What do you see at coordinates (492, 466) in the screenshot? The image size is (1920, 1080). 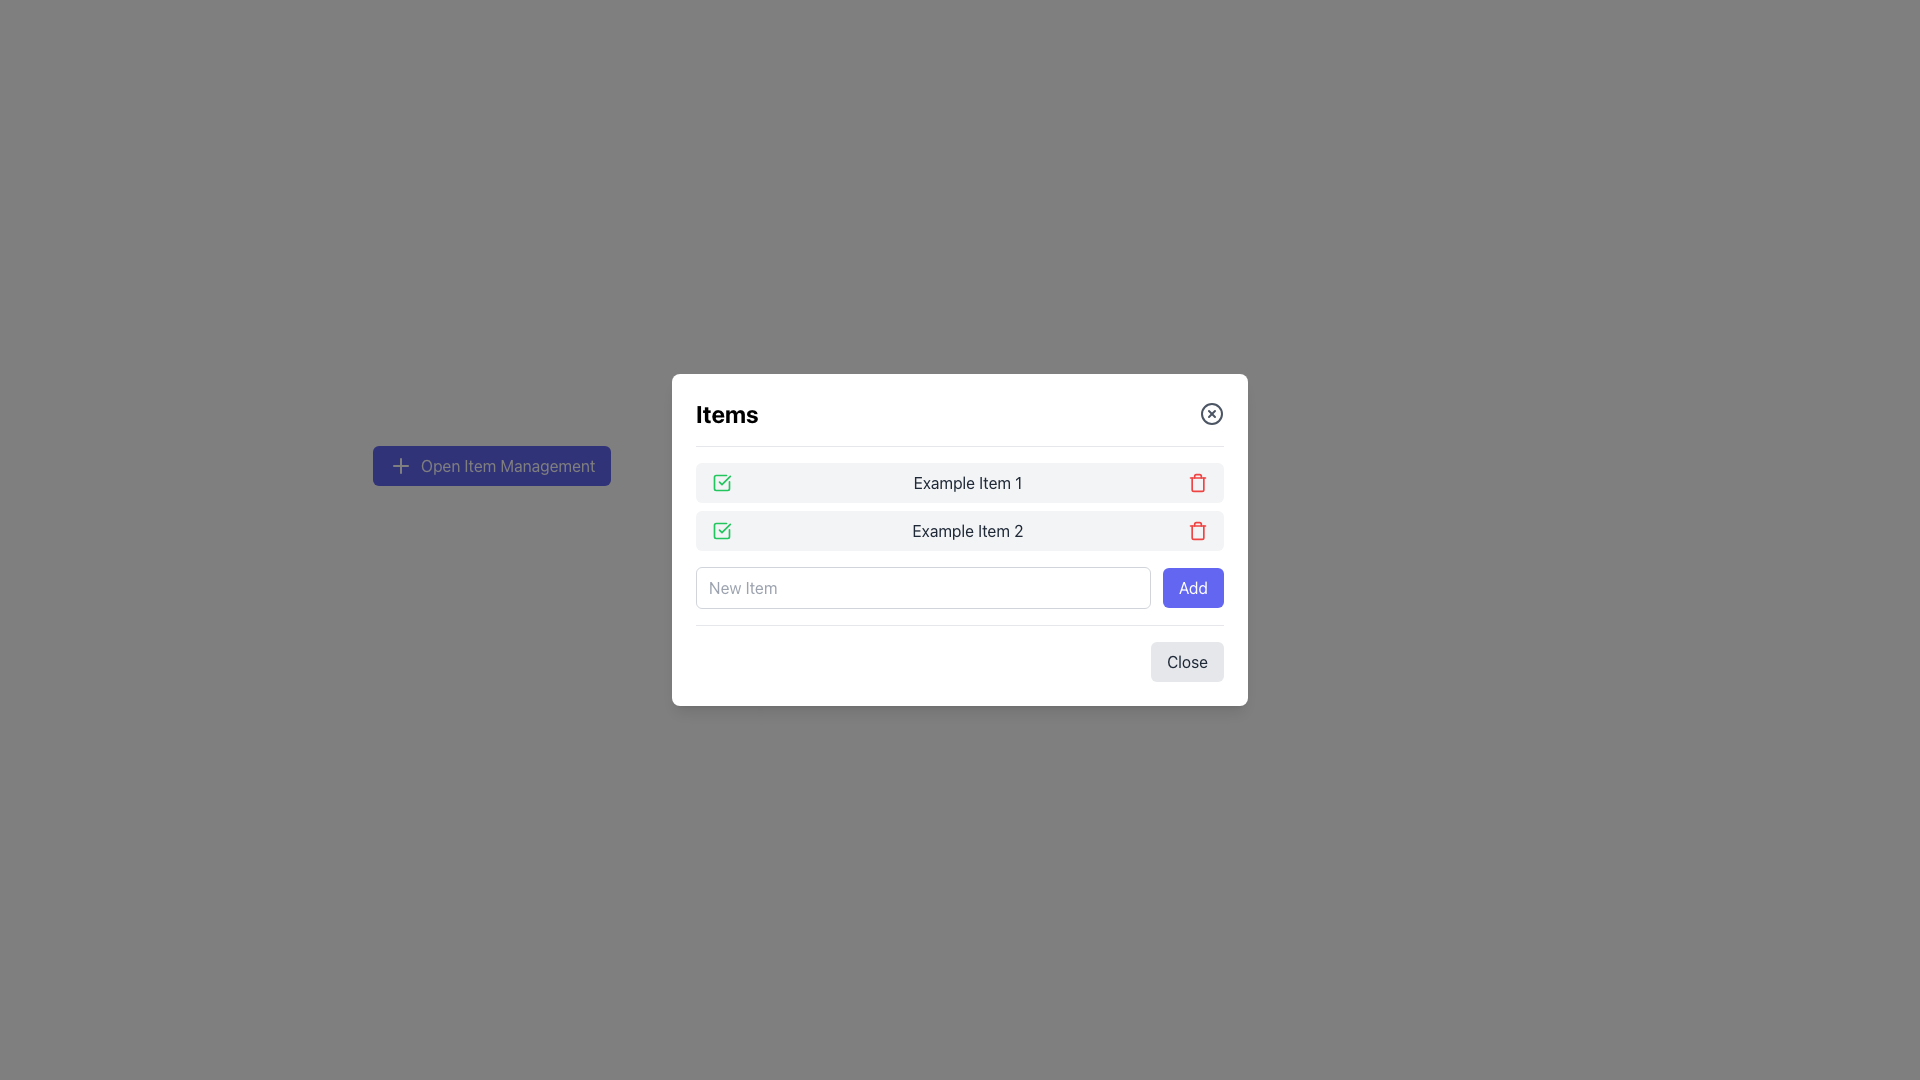 I see `the management button located to the left of the 'Items' panel` at bounding box center [492, 466].